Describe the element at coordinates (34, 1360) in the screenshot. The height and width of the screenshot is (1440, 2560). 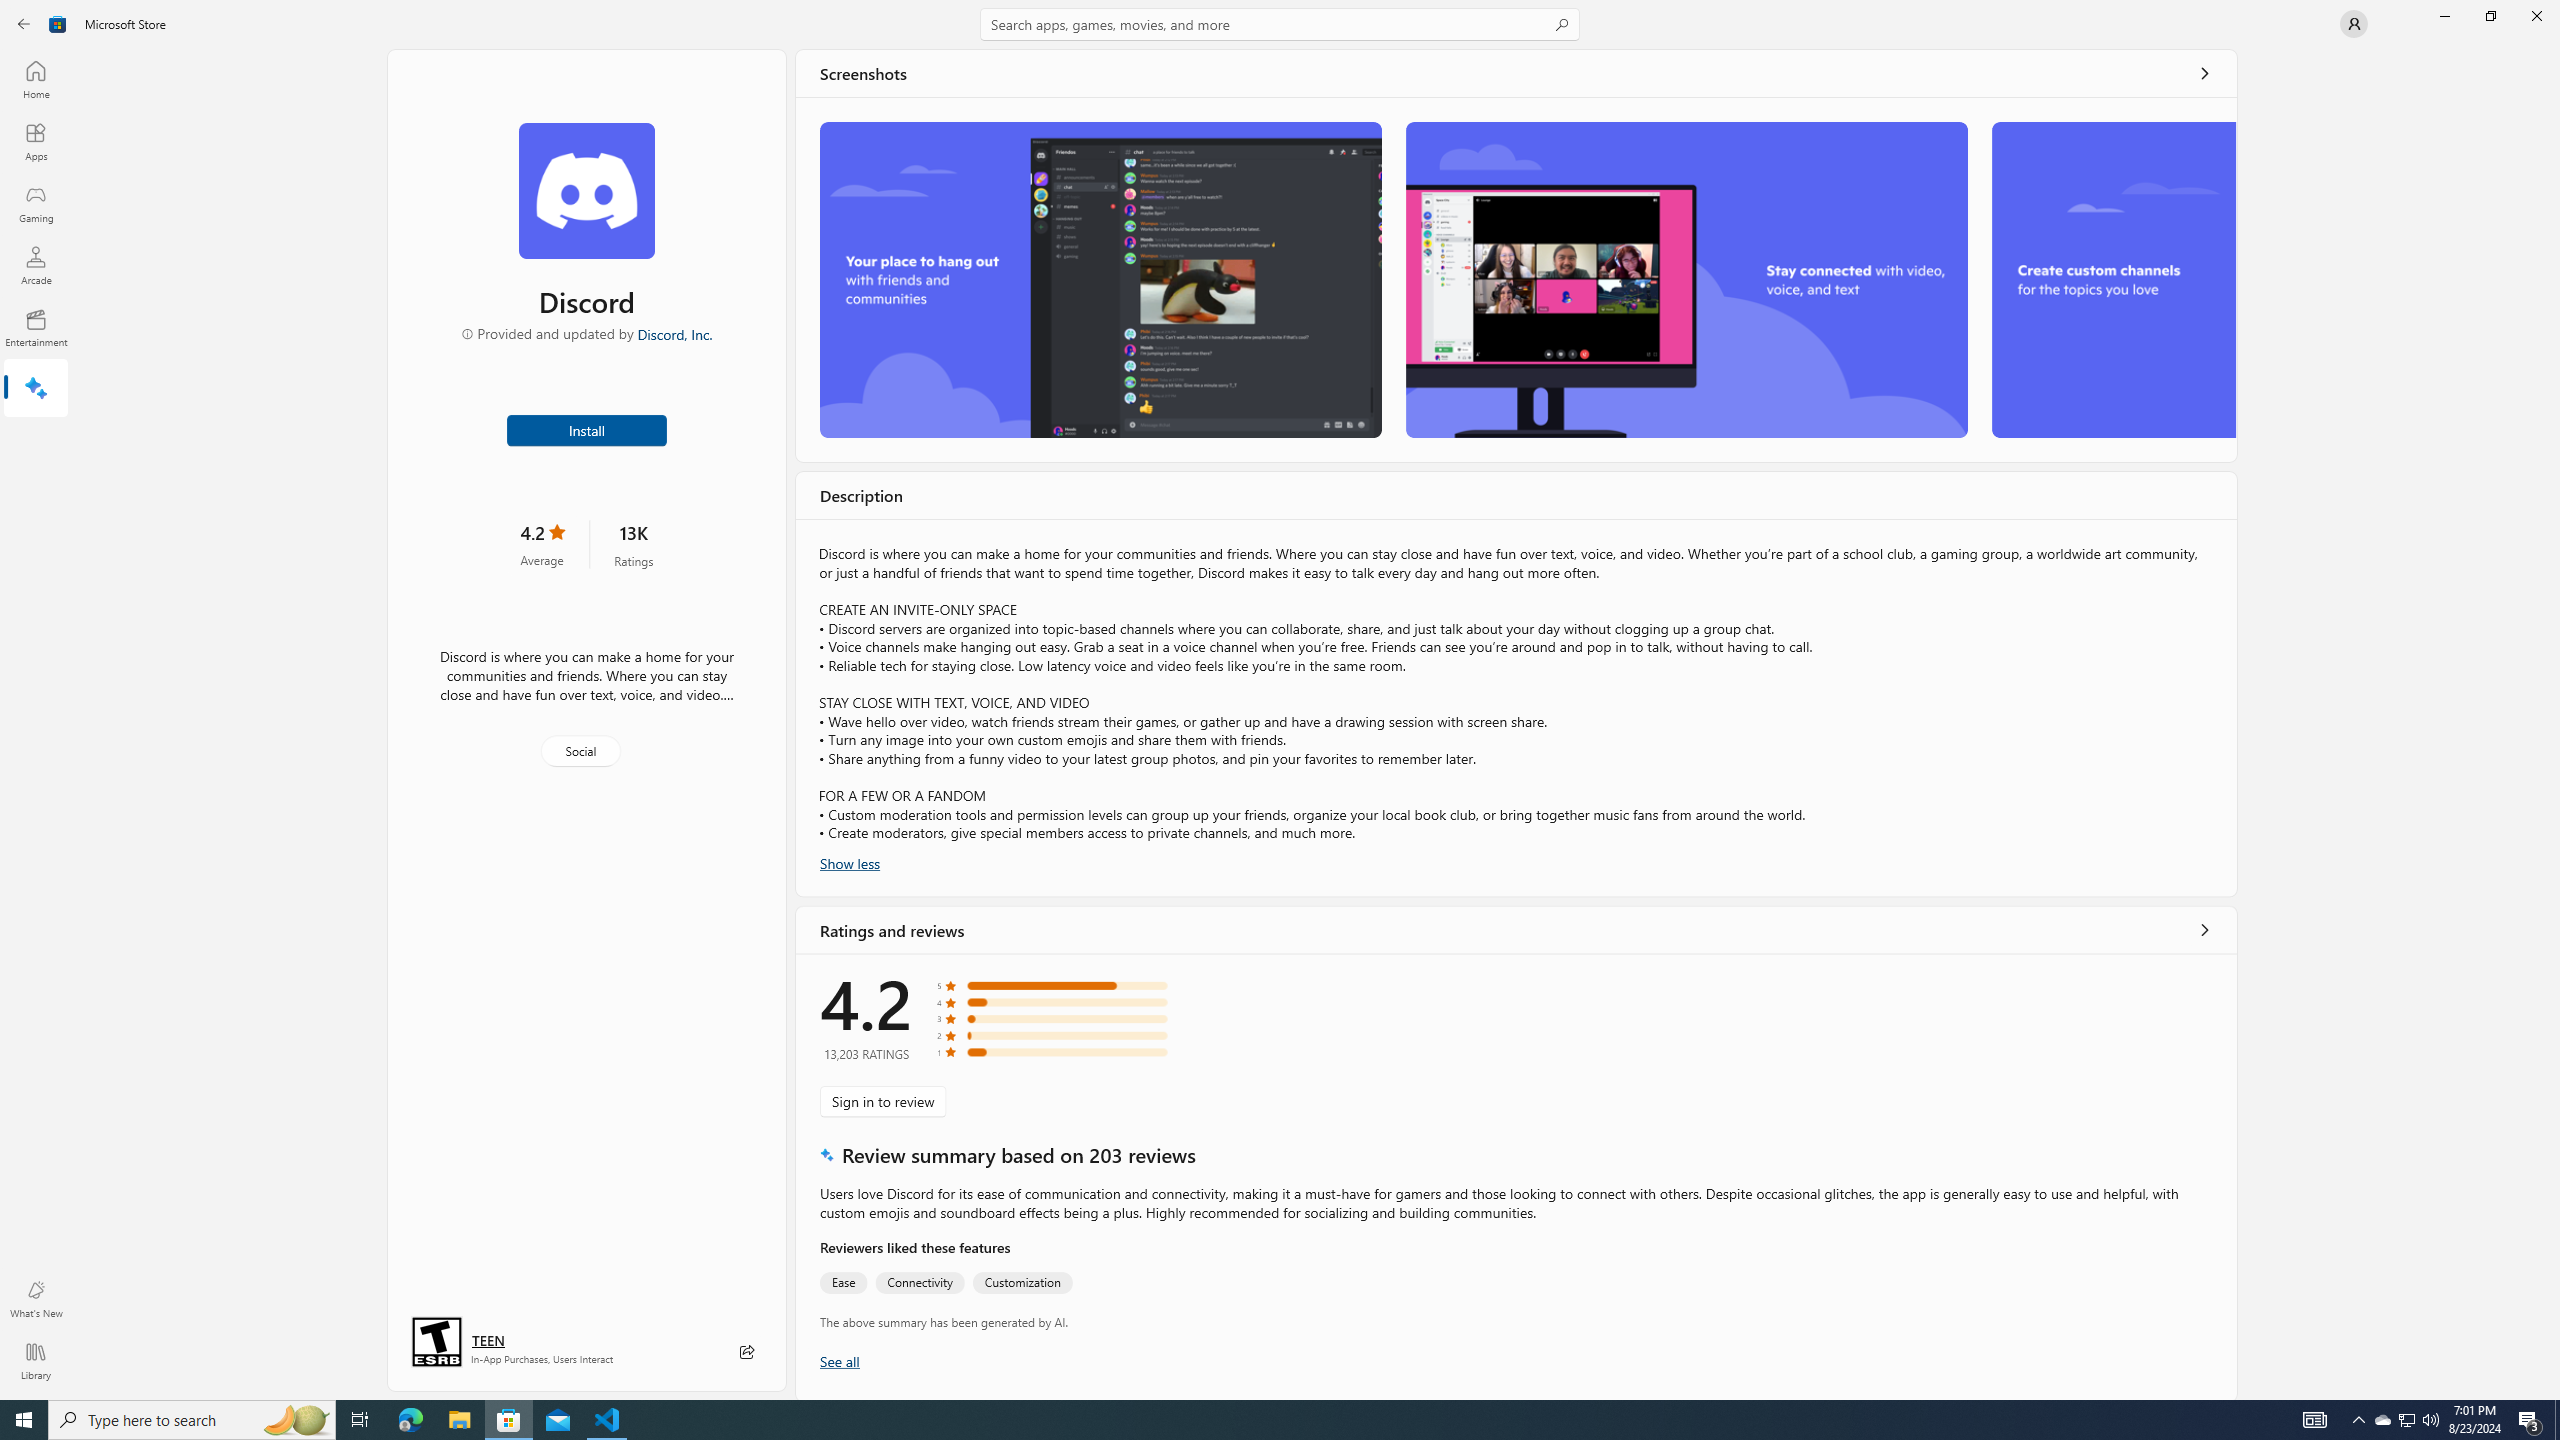
I see `'Library'` at that location.